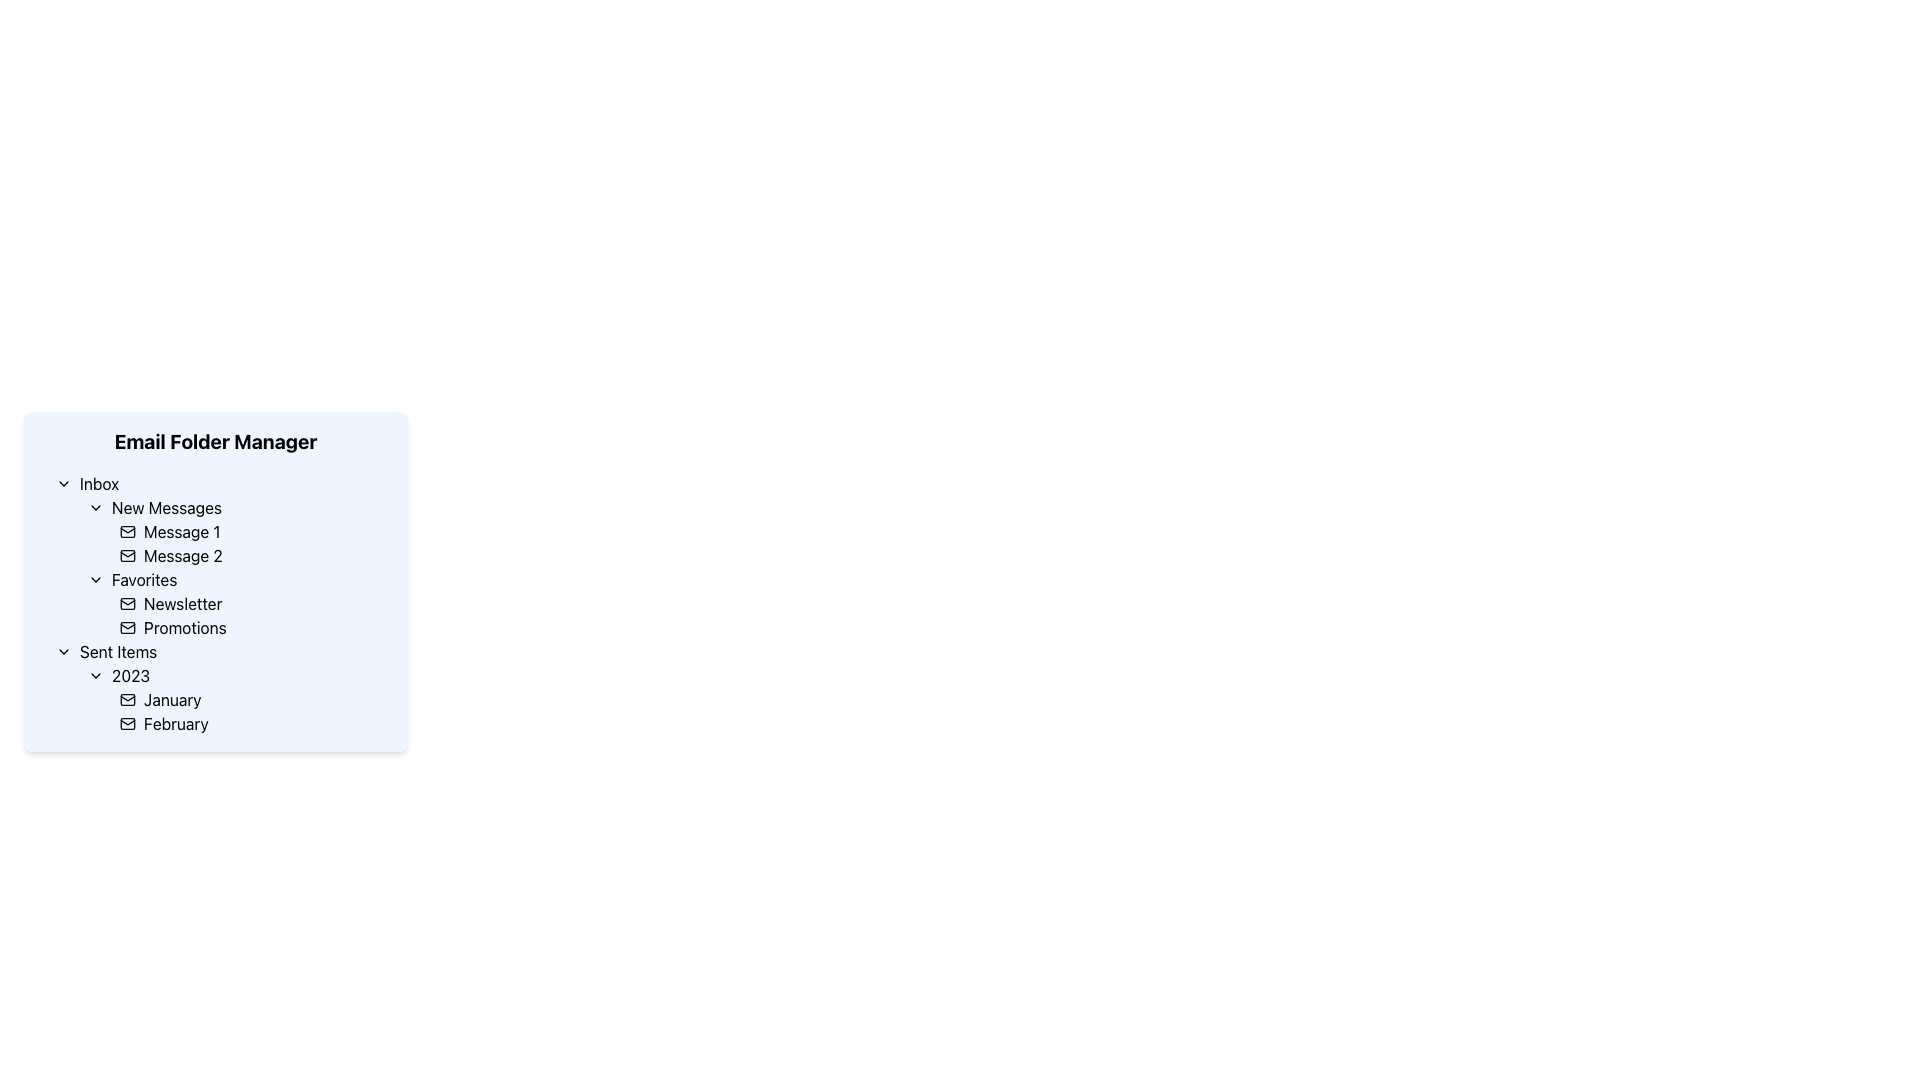 This screenshot has width=1920, height=1080. Describe the element at coordinates (172, 698) in the screenshot. I see `the navigational text label for January under the 'Sent Items > 2023' folder` at that location.